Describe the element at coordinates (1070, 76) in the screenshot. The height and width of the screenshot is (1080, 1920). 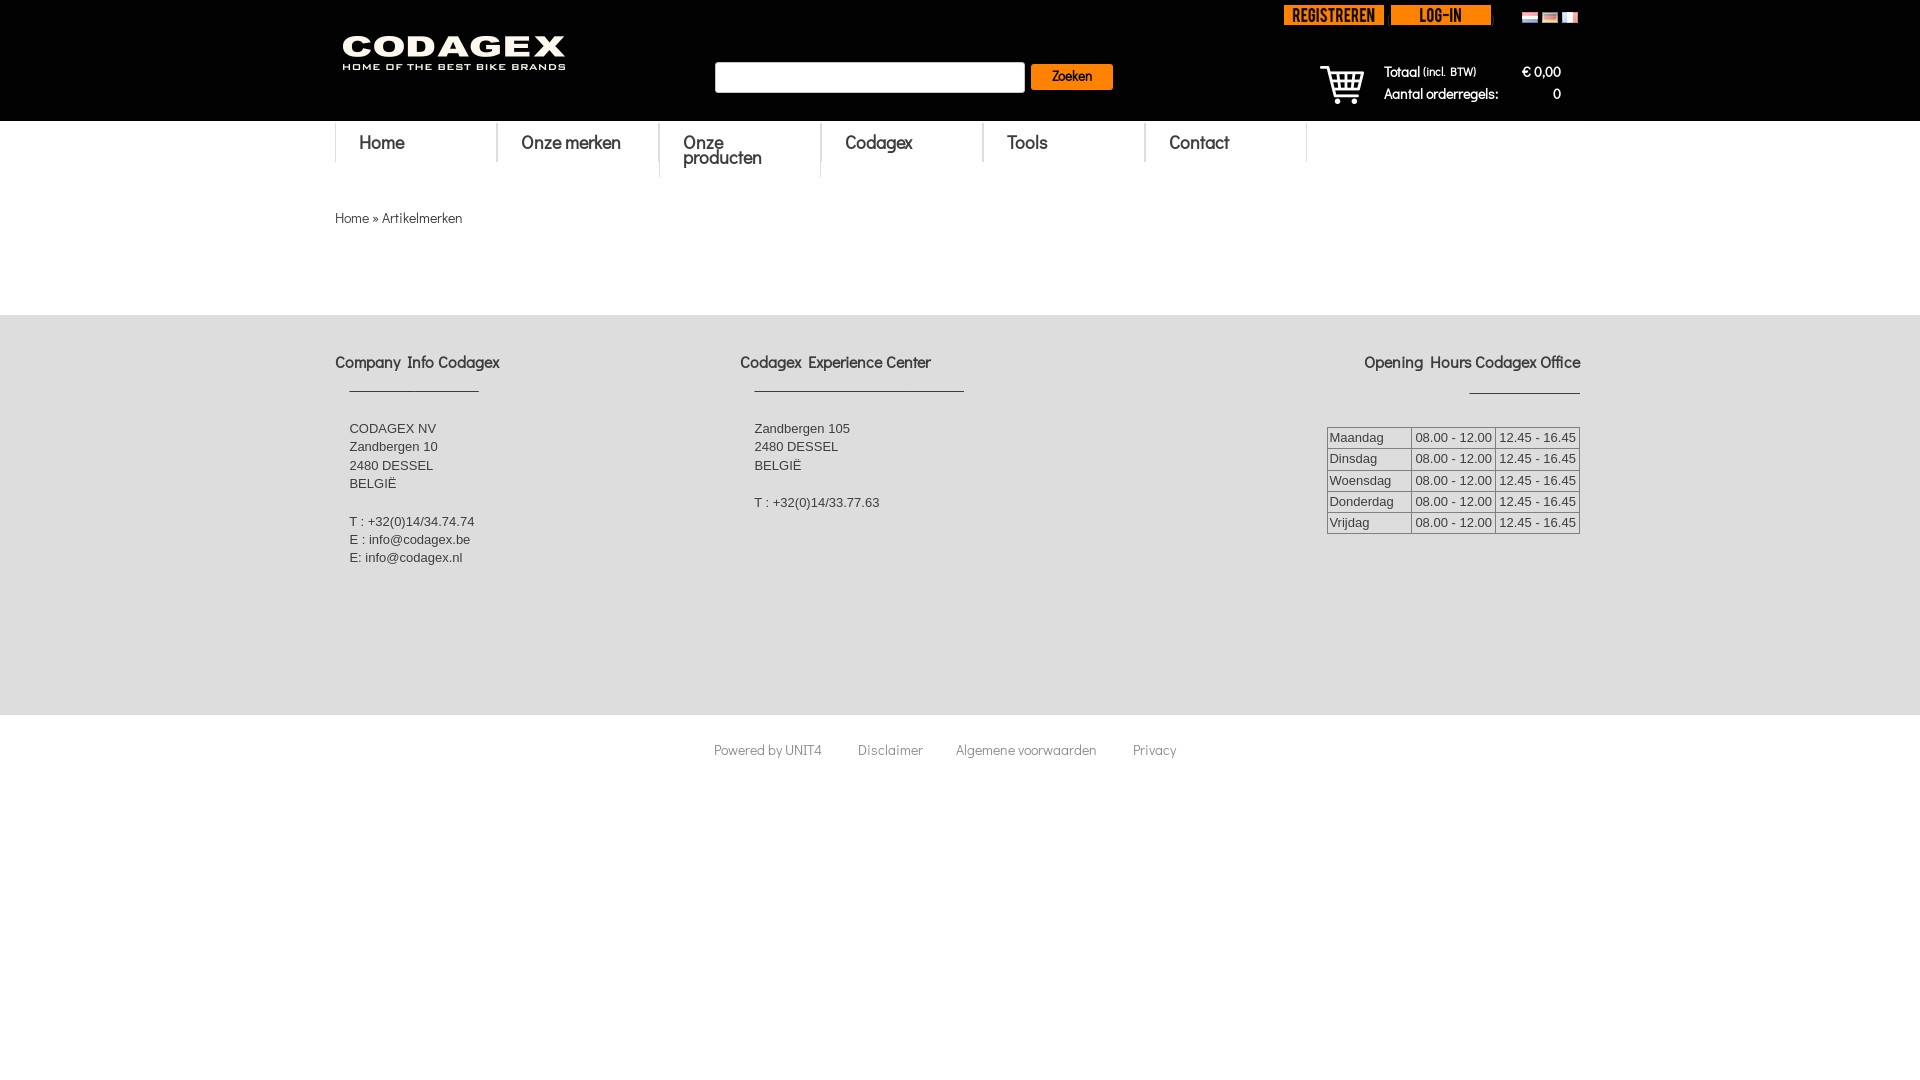
I see `'Zoeken'` at that location.